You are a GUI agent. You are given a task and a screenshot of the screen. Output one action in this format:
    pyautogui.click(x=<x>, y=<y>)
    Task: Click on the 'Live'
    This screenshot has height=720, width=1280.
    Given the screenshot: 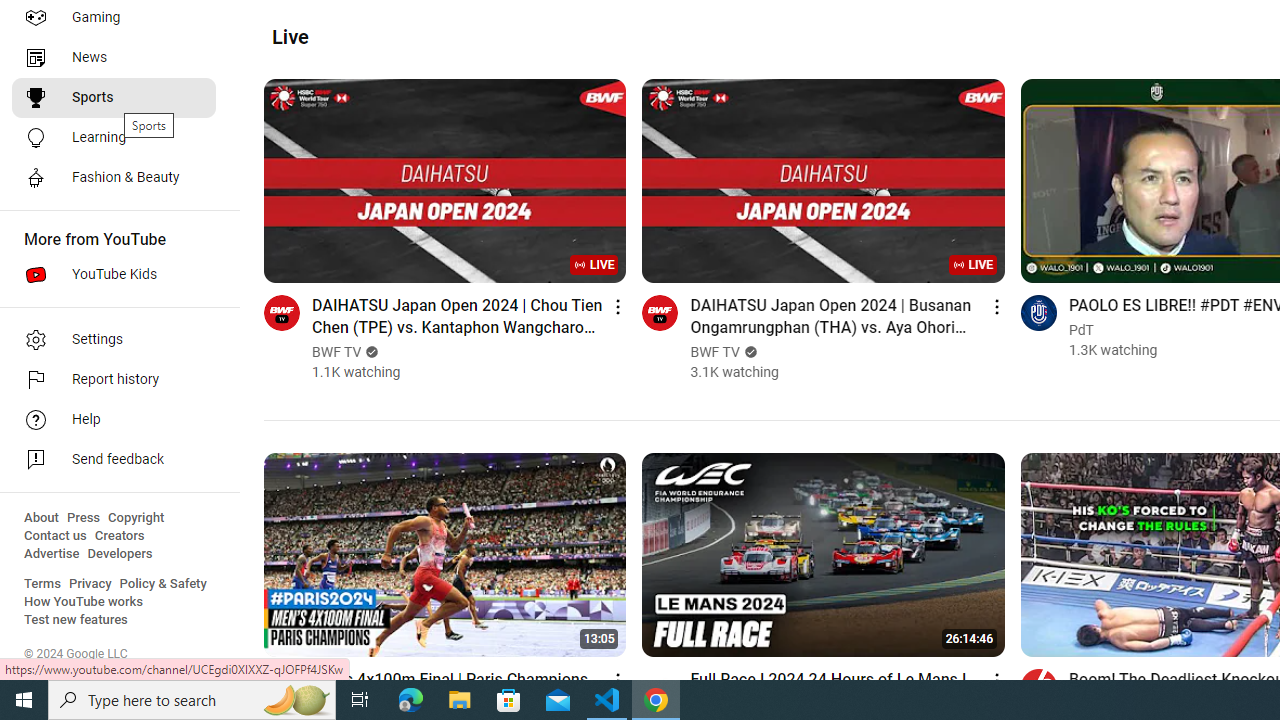 What is the action you would take?
    pyautogui.click(x=288, y=37)
    